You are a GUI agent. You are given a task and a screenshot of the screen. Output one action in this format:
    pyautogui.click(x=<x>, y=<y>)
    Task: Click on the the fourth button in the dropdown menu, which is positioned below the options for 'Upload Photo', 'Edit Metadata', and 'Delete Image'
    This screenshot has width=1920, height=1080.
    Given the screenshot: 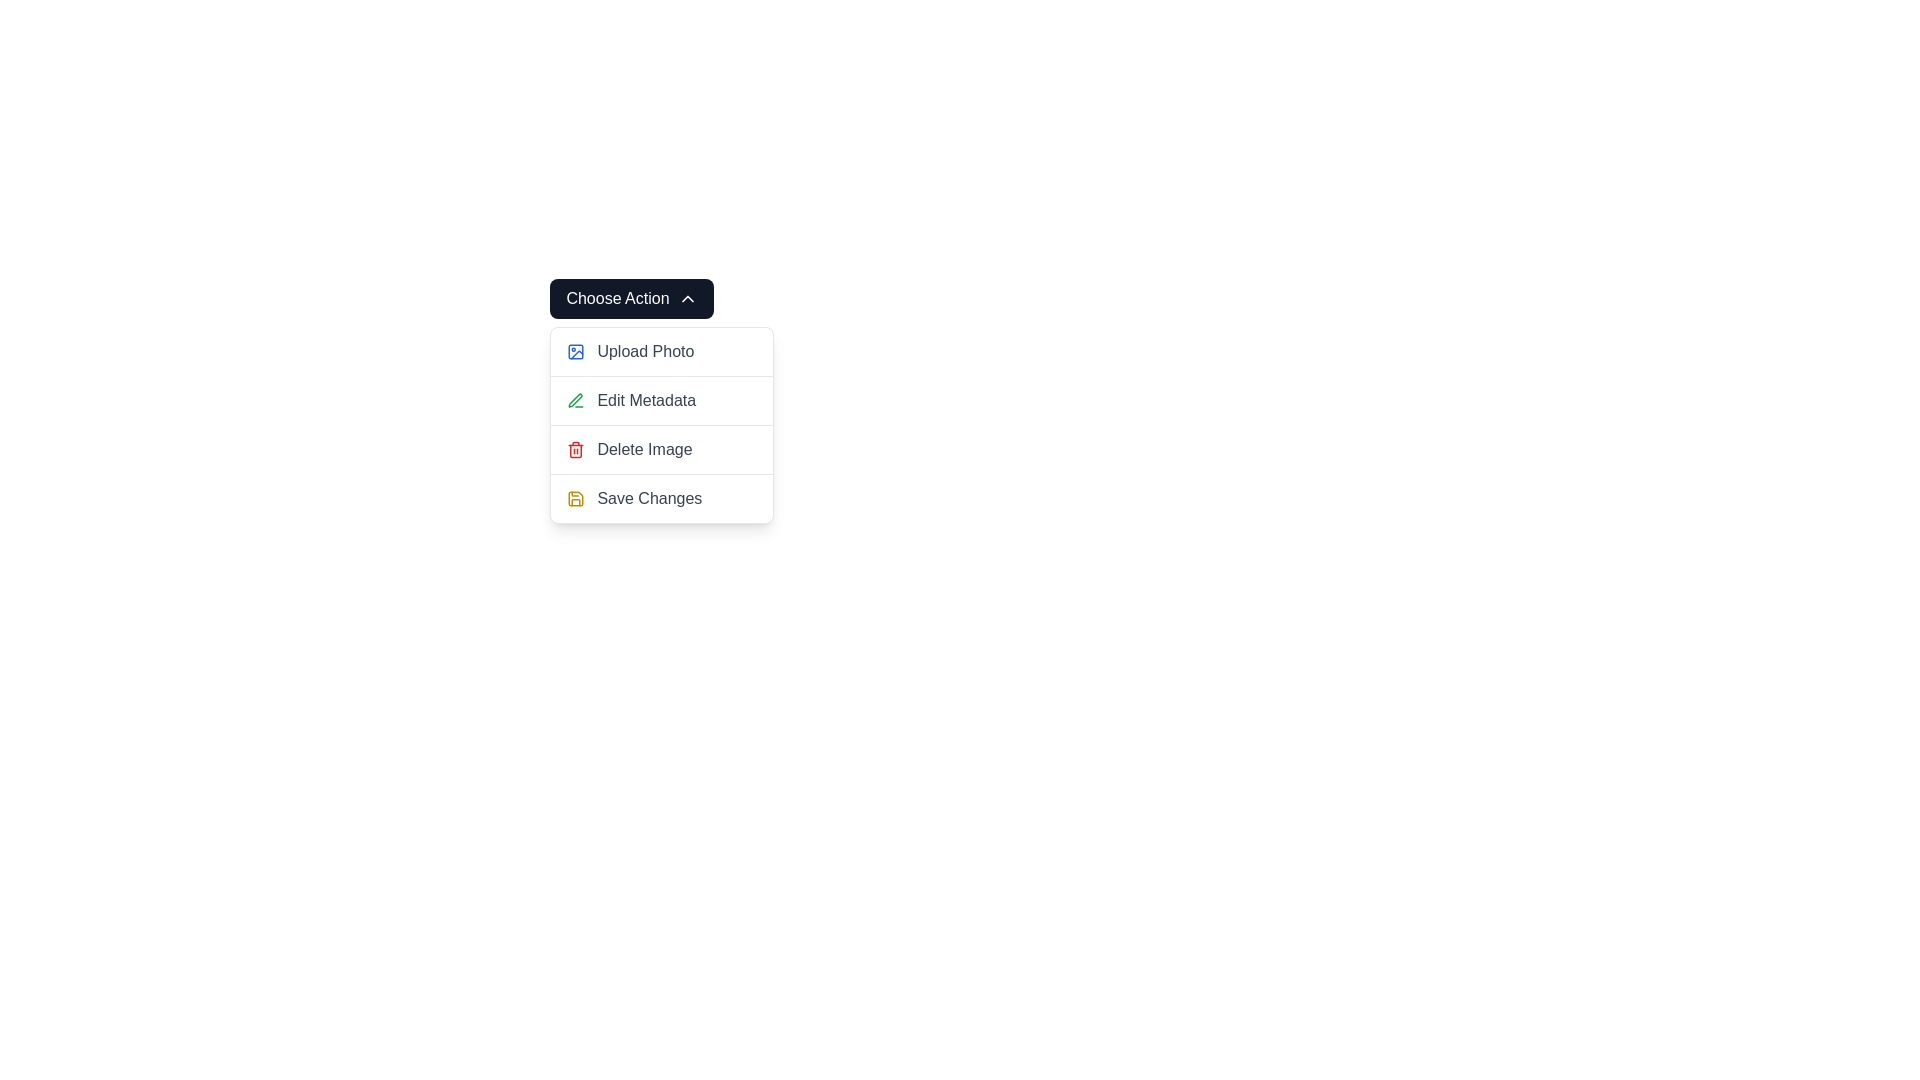 What is the action you would take?
    pyautogui.click(x=649, y=497)
    